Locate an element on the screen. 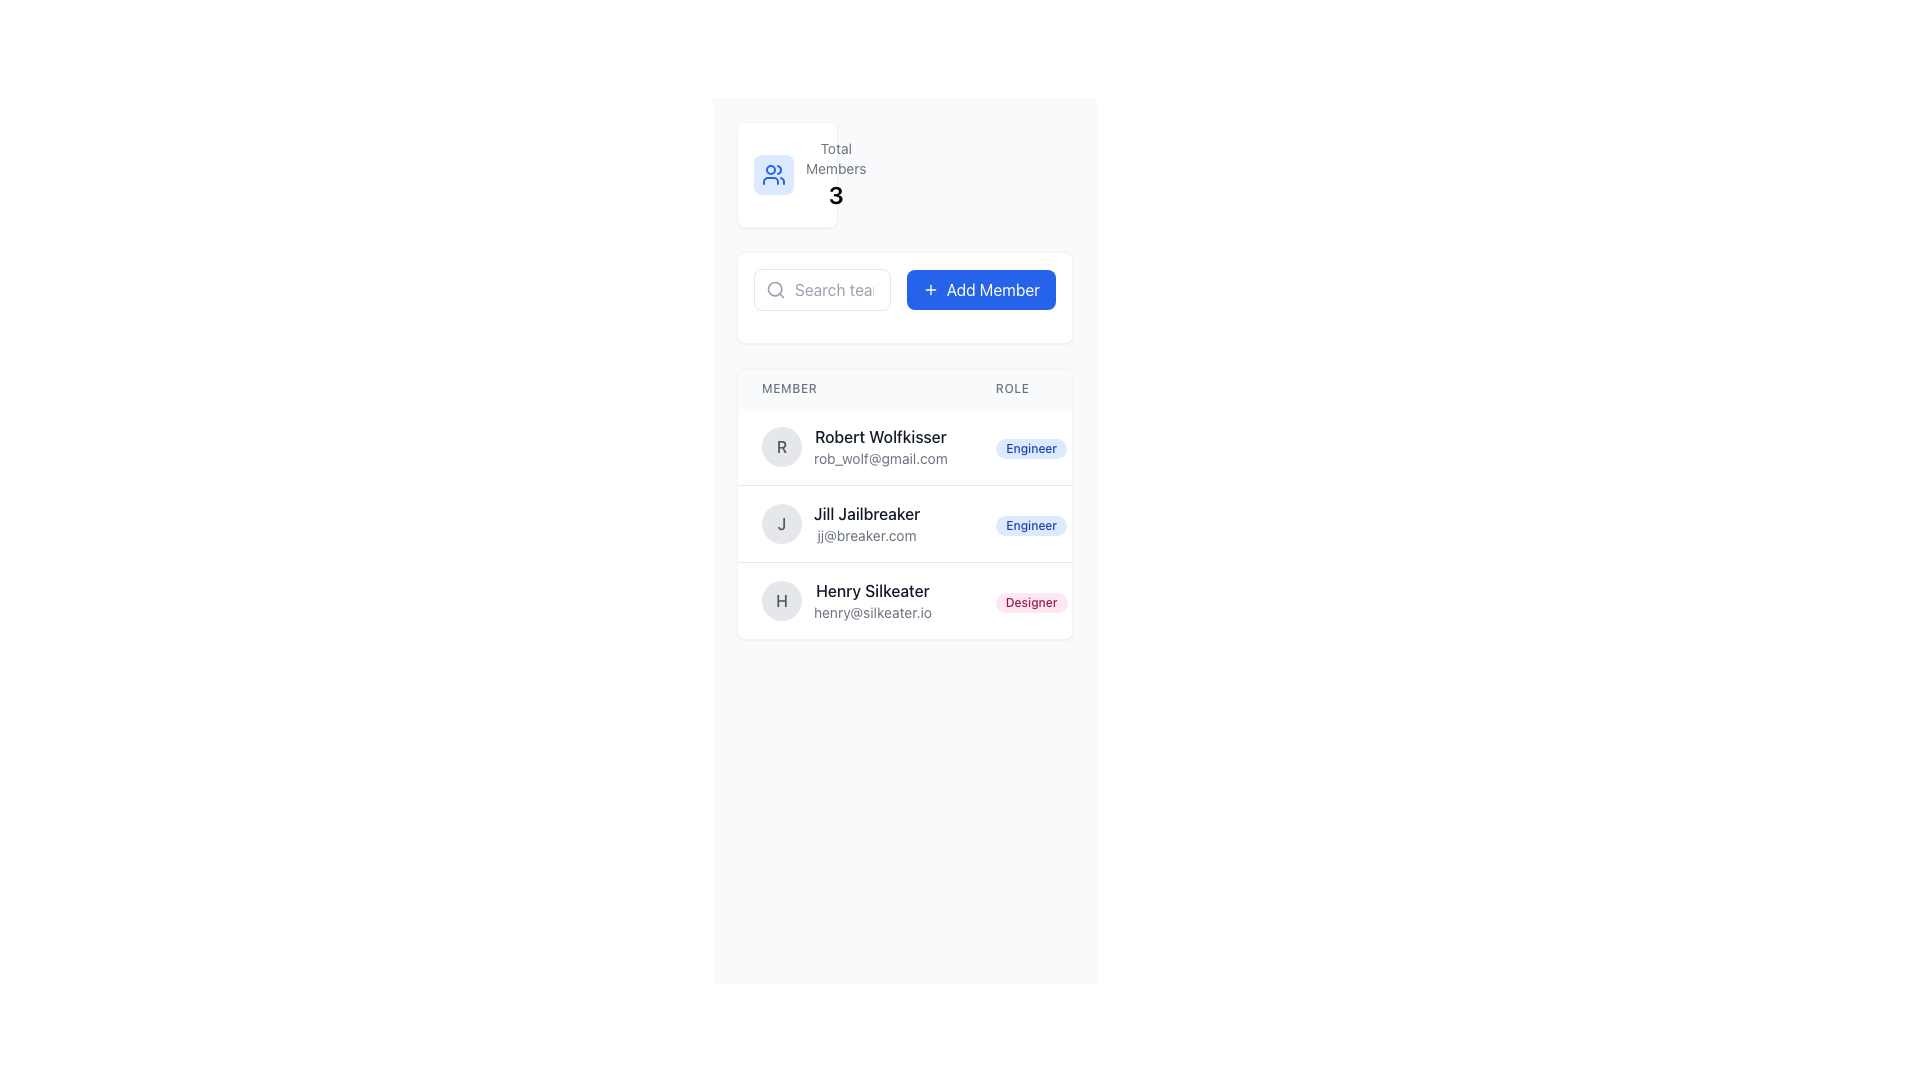 Image resolution: width=1920 pixels, height=1080 pixels. to select the Profile Information Row displaying user information for 'Henry Silkeater', located between 'Jill Jailbreaker' and the 'Designer' badge is located at coordinates (854, 599).